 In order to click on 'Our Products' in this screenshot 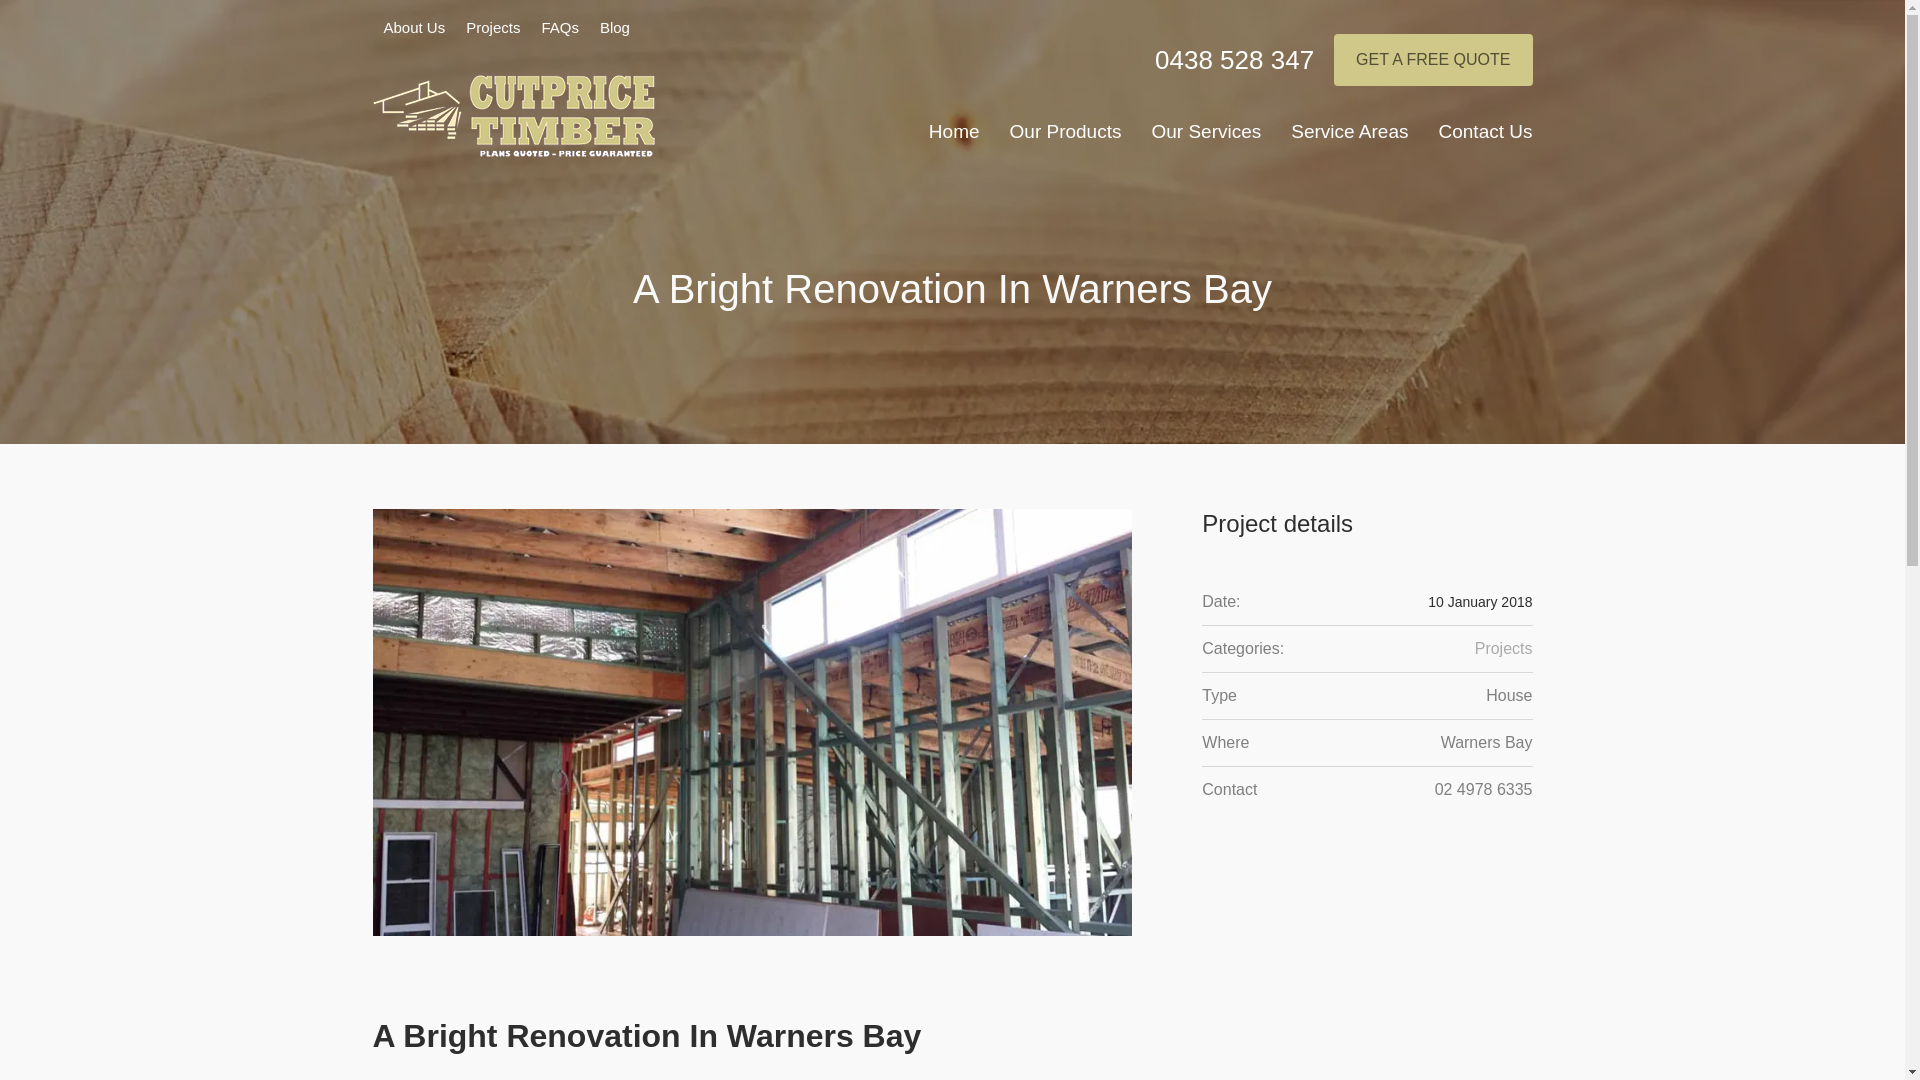, I will do `click(1064, 135)`.